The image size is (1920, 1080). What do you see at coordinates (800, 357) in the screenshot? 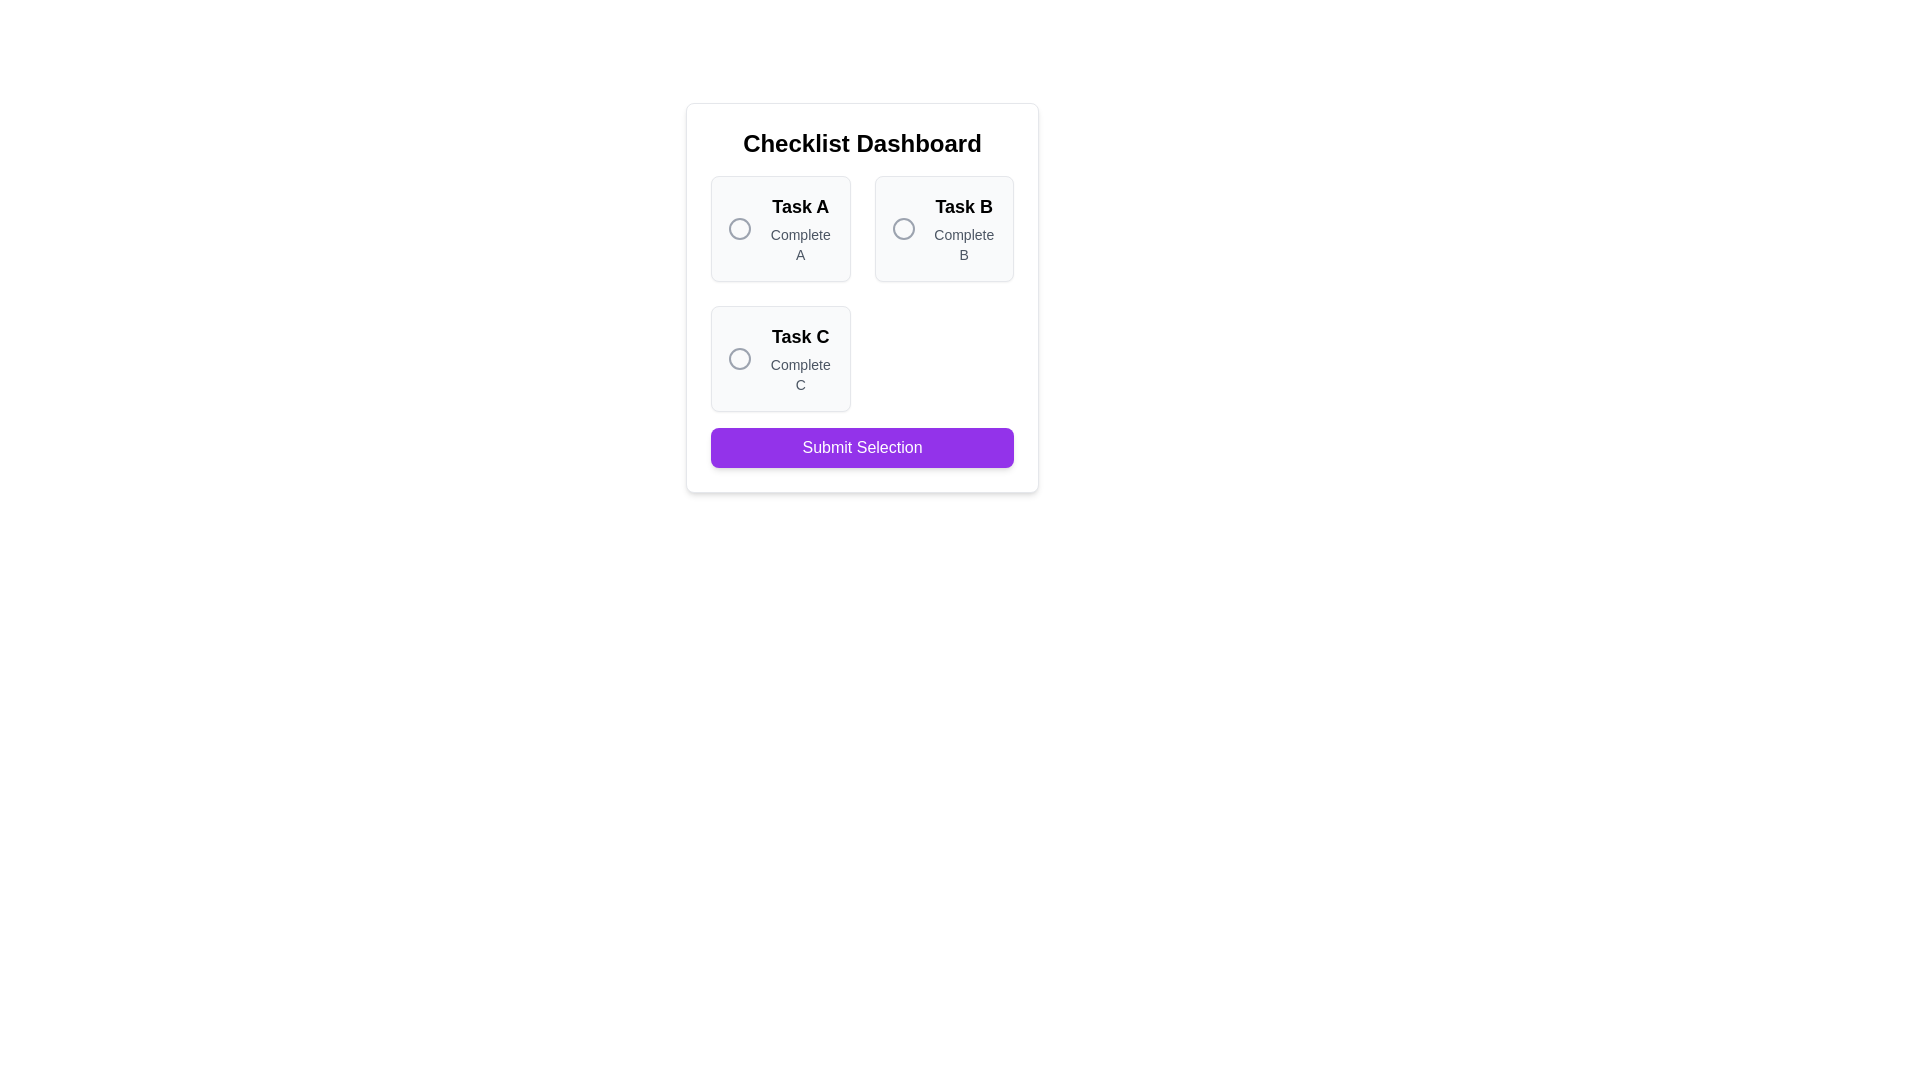
I see `the Text label that displays 'Task C' in bold font and 'Complete C' in light gray font, located in the bottom-left area of the checklist dashboard` at bounding box center [800, 357].